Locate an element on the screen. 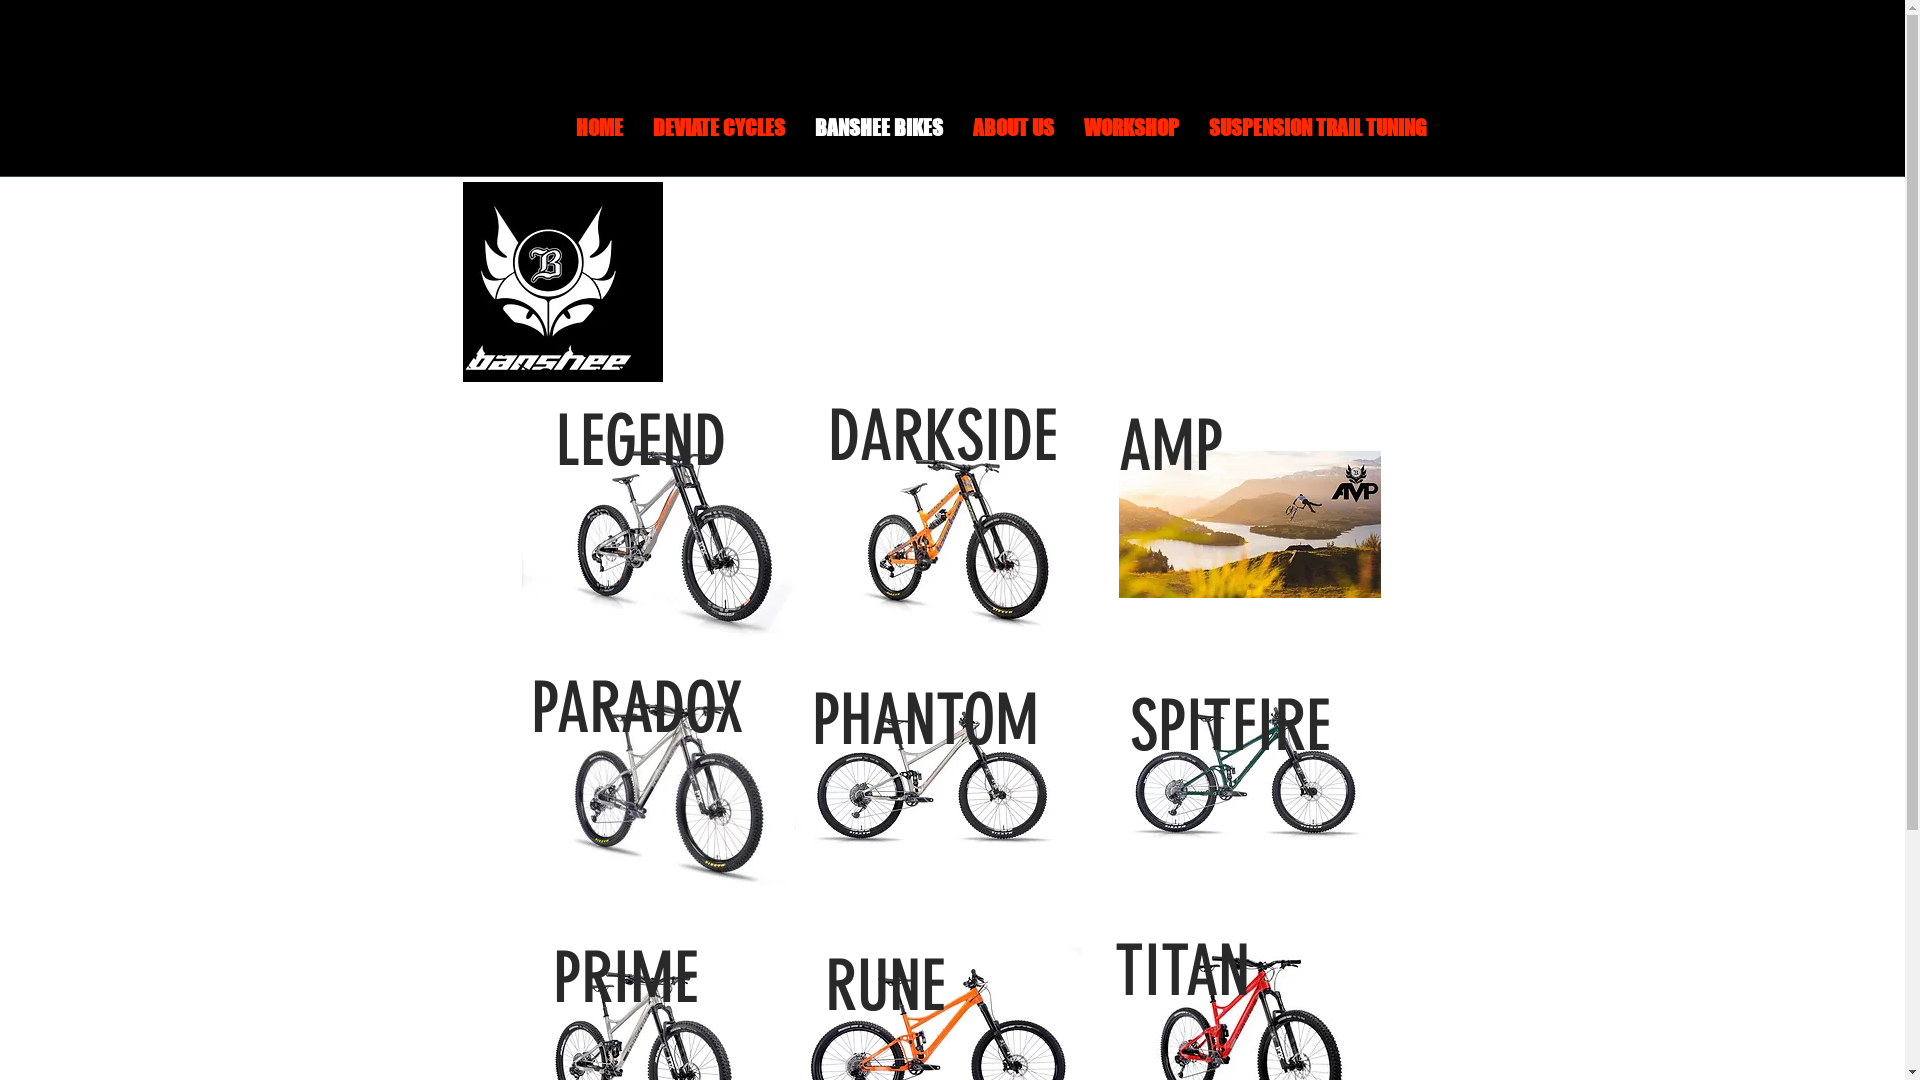 The height and width of the screenshot is (1080, 1920). 'ABOUT US' is located at coordinates (1013, 140).